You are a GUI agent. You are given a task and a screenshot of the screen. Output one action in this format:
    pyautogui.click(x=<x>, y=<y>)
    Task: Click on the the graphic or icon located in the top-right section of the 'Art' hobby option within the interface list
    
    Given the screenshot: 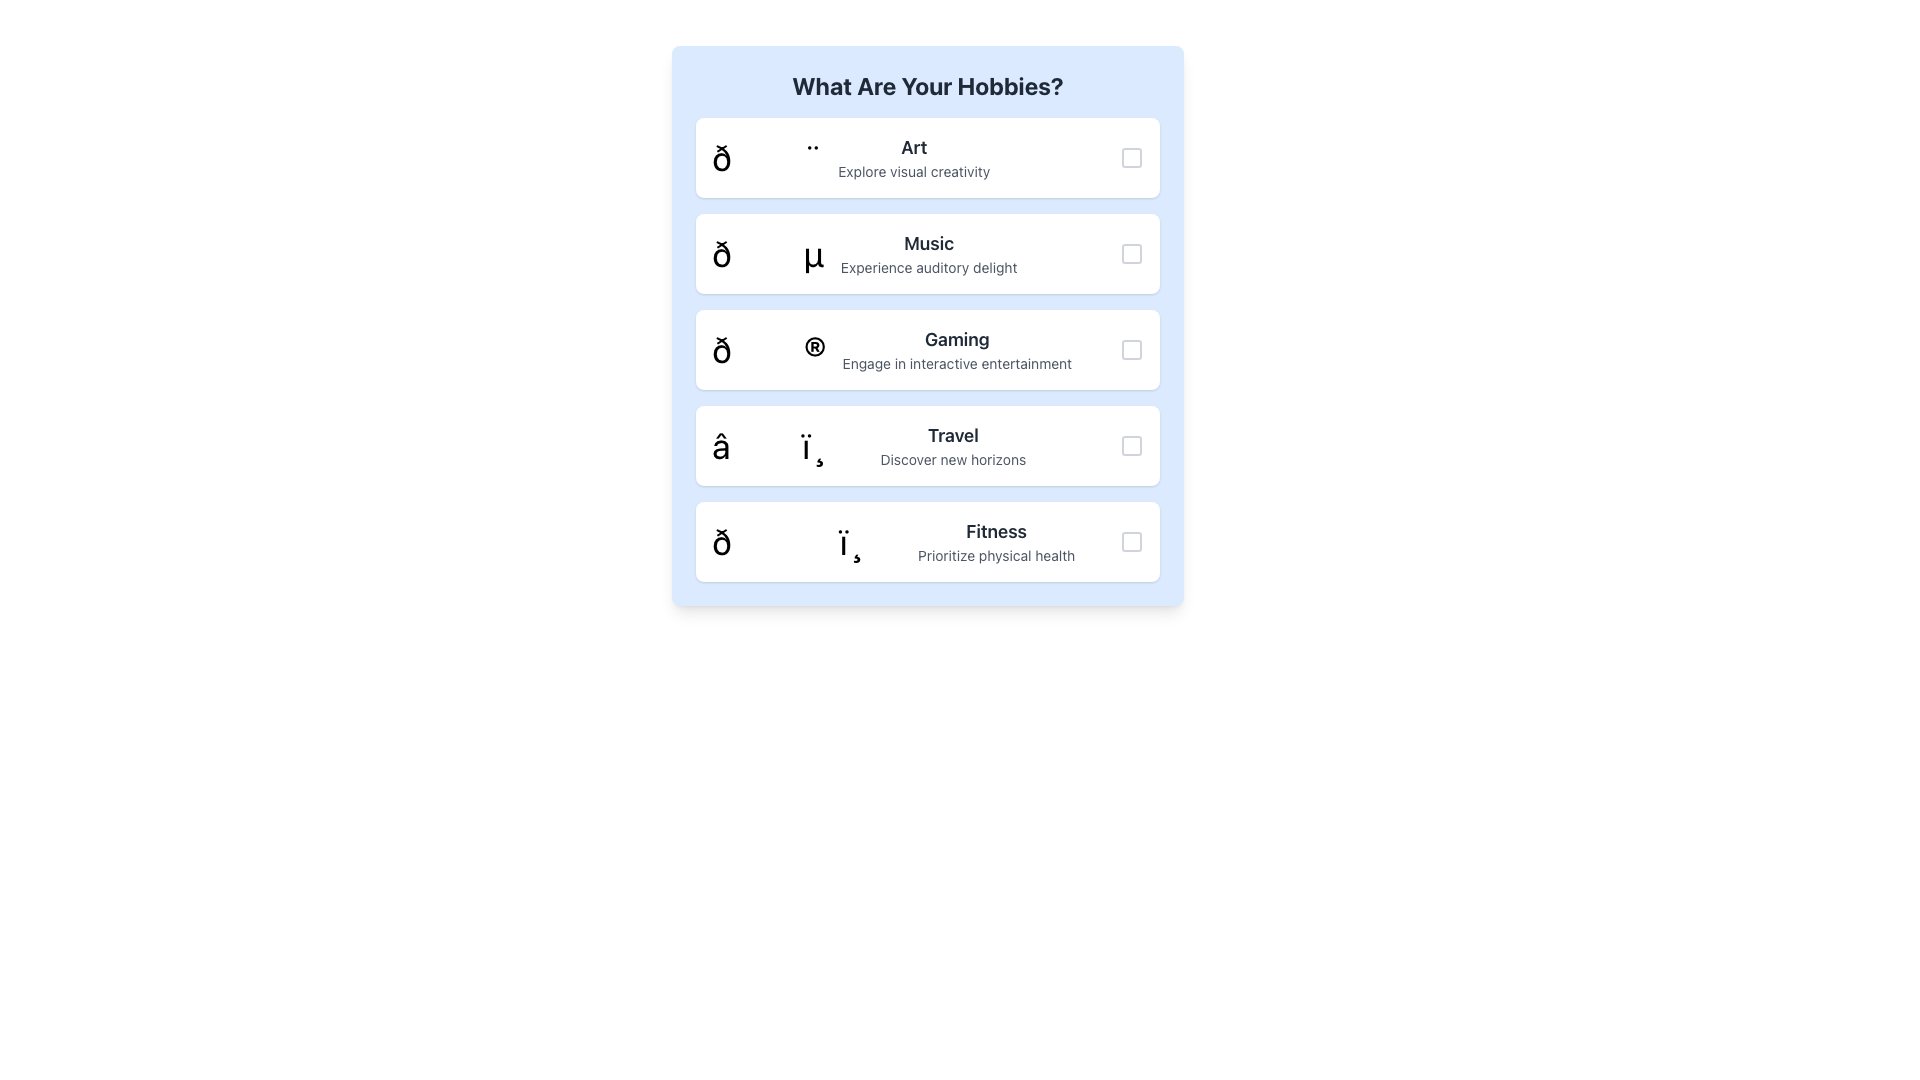 What is the action you would take?
    pyautogui.click(x=1132, y=157)
    